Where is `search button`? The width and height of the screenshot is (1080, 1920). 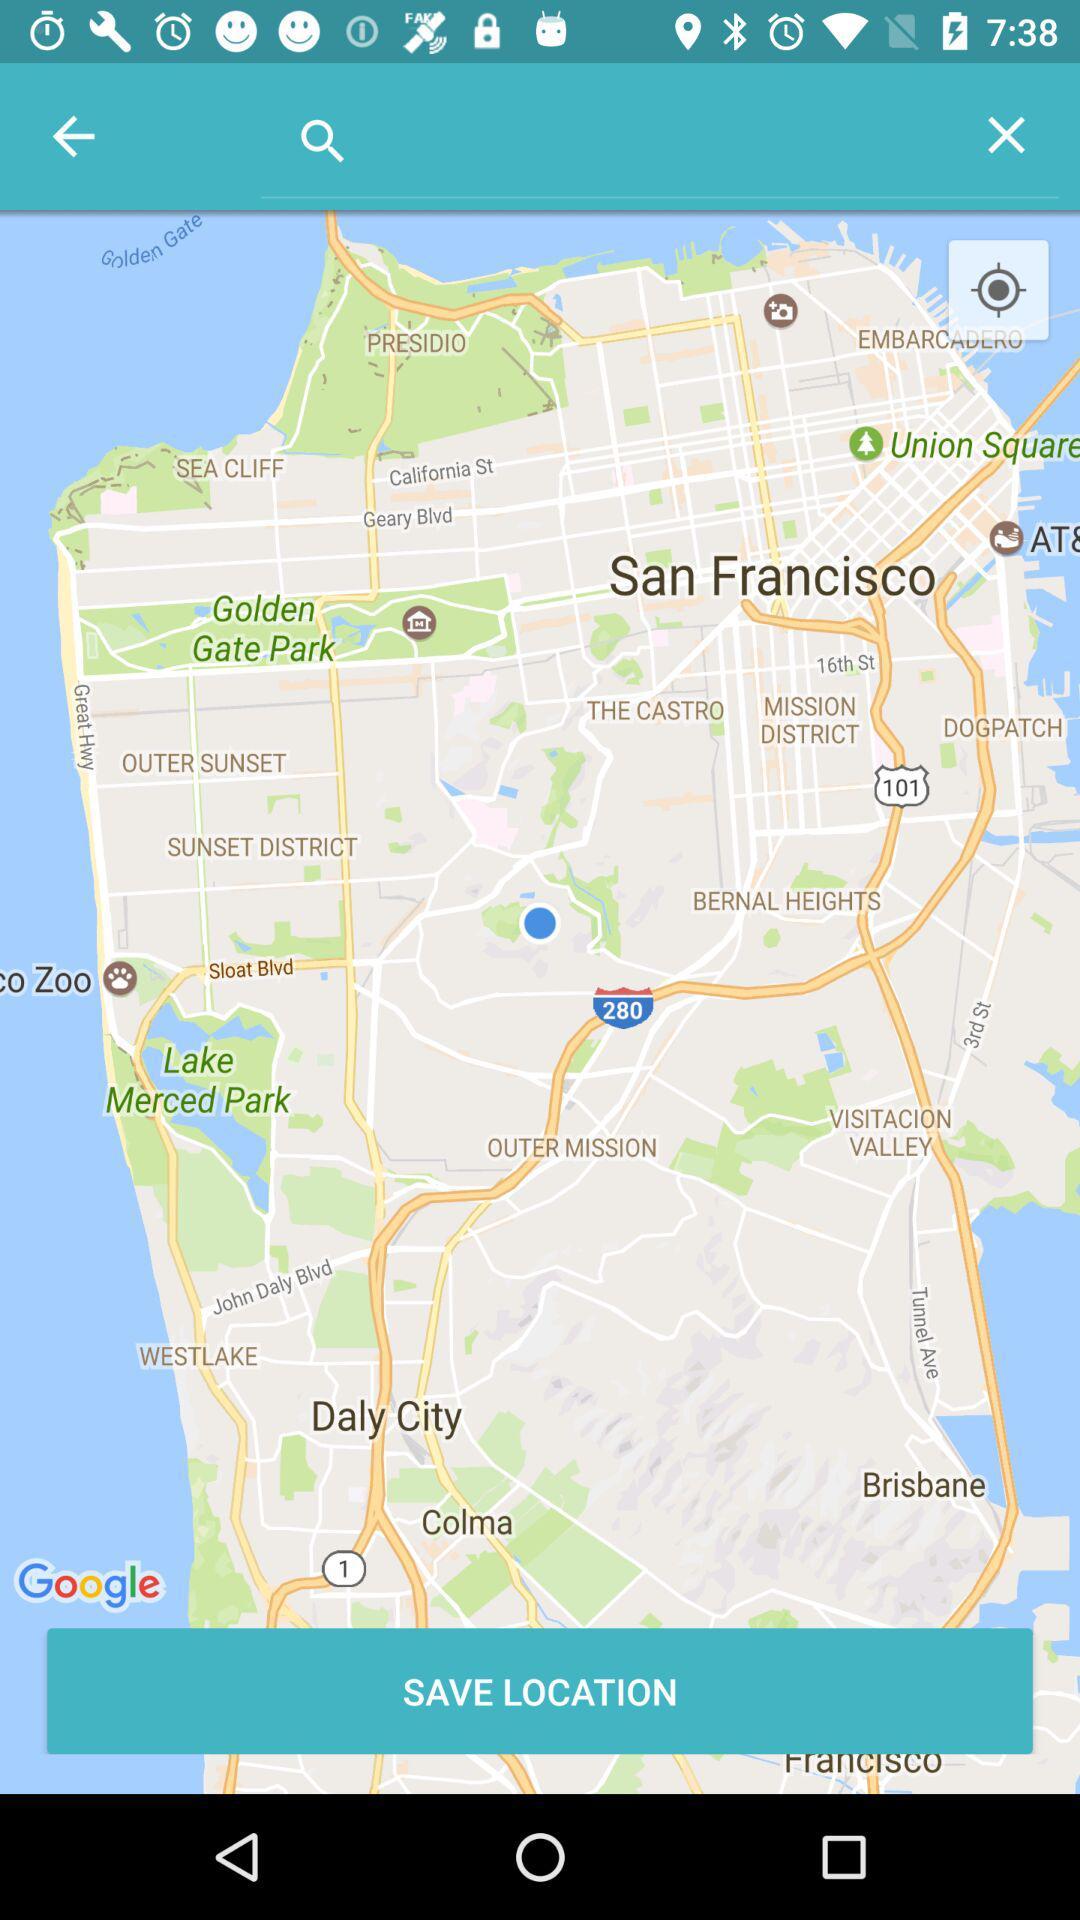
search button is located at coordinates (606, 133).